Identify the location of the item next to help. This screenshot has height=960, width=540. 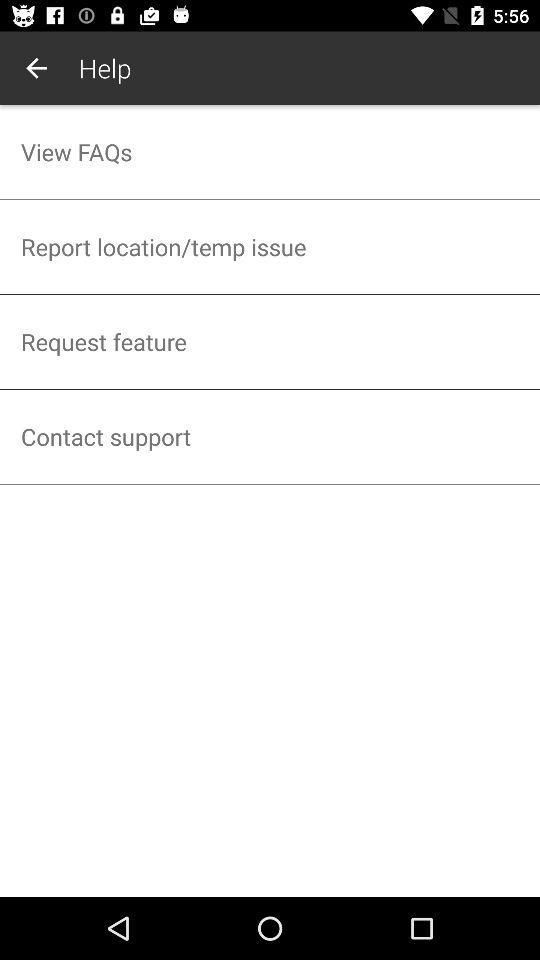
(36, 68).